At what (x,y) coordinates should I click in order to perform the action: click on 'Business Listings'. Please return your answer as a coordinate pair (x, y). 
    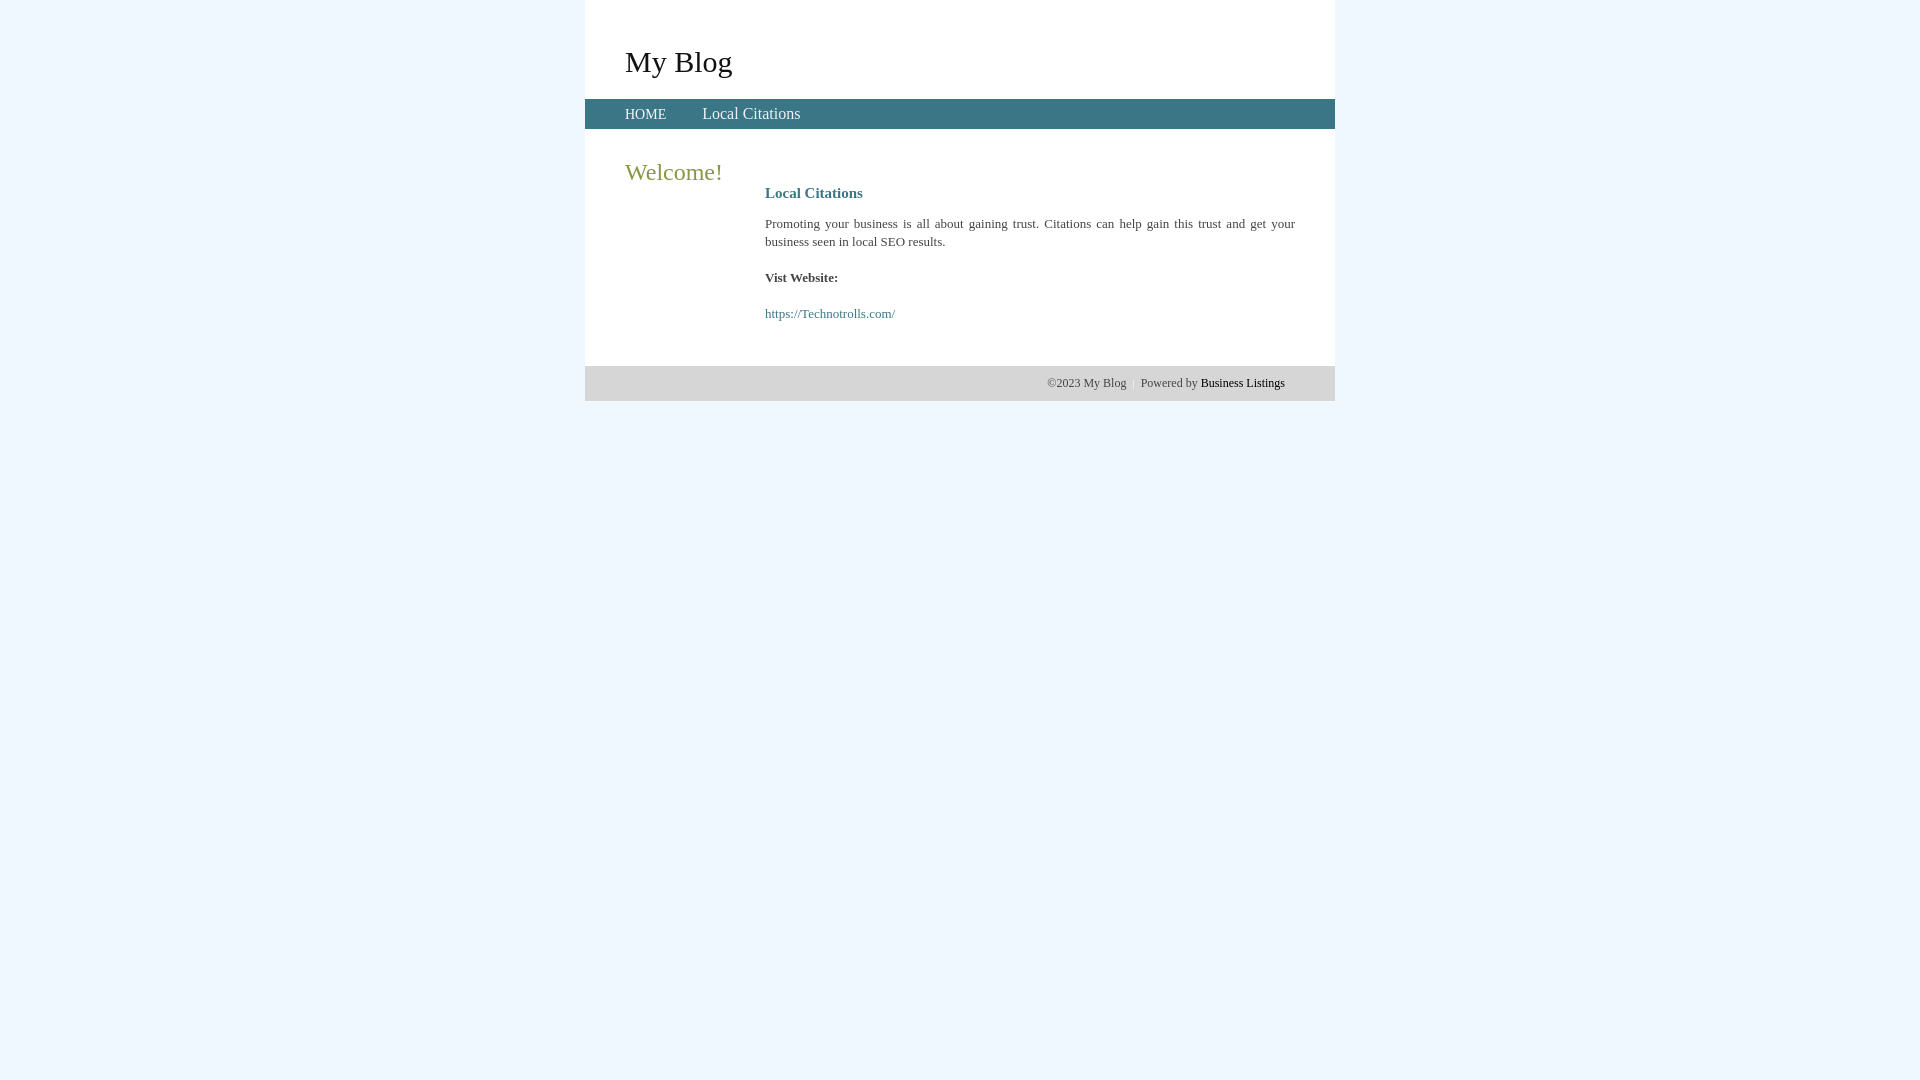
    Looking at the image, I should click on (1200, 382).